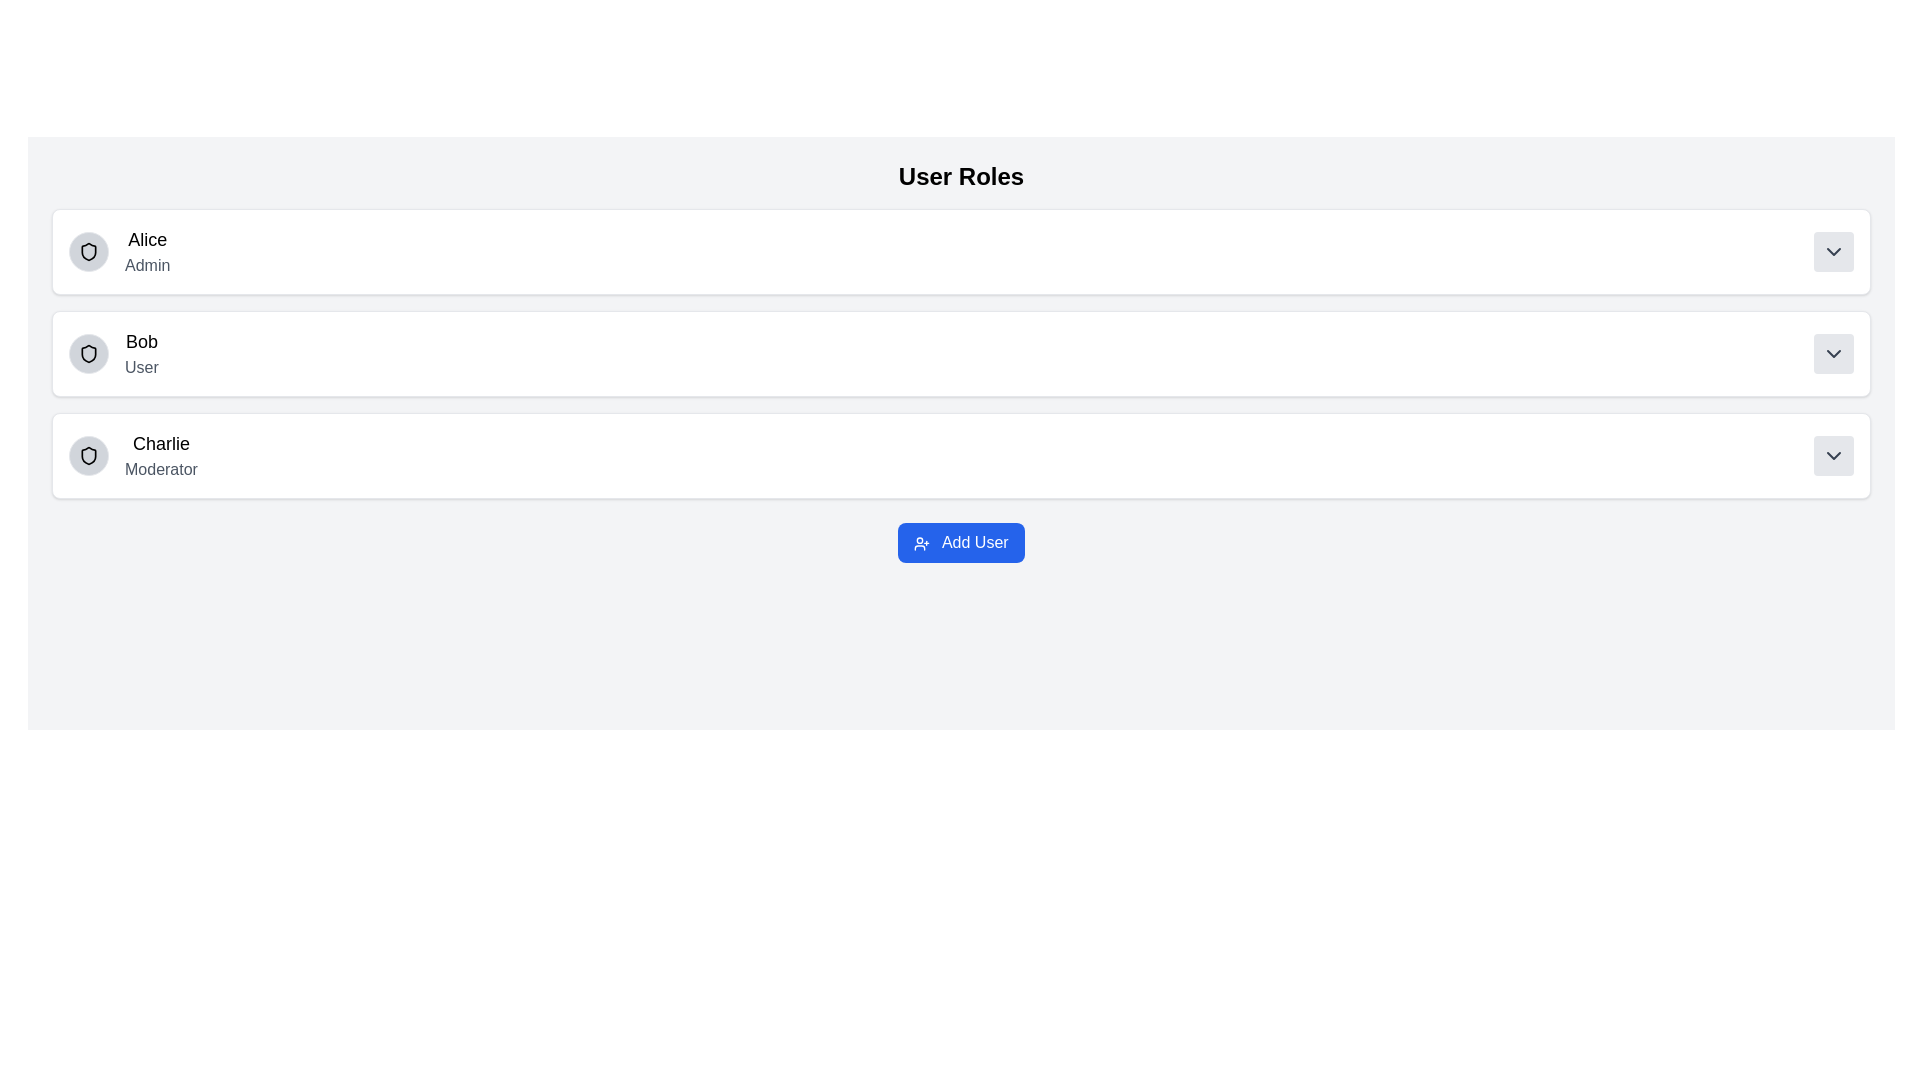 Image resolution: width=1920 pixels, height=1080 pixels. Describe the element at coordinates (161, 470) in the screenshot. I see `the text label 'Moderator' which is styled in gray and located below the 'Charlie' label in the 'User Roles' list` at that location.